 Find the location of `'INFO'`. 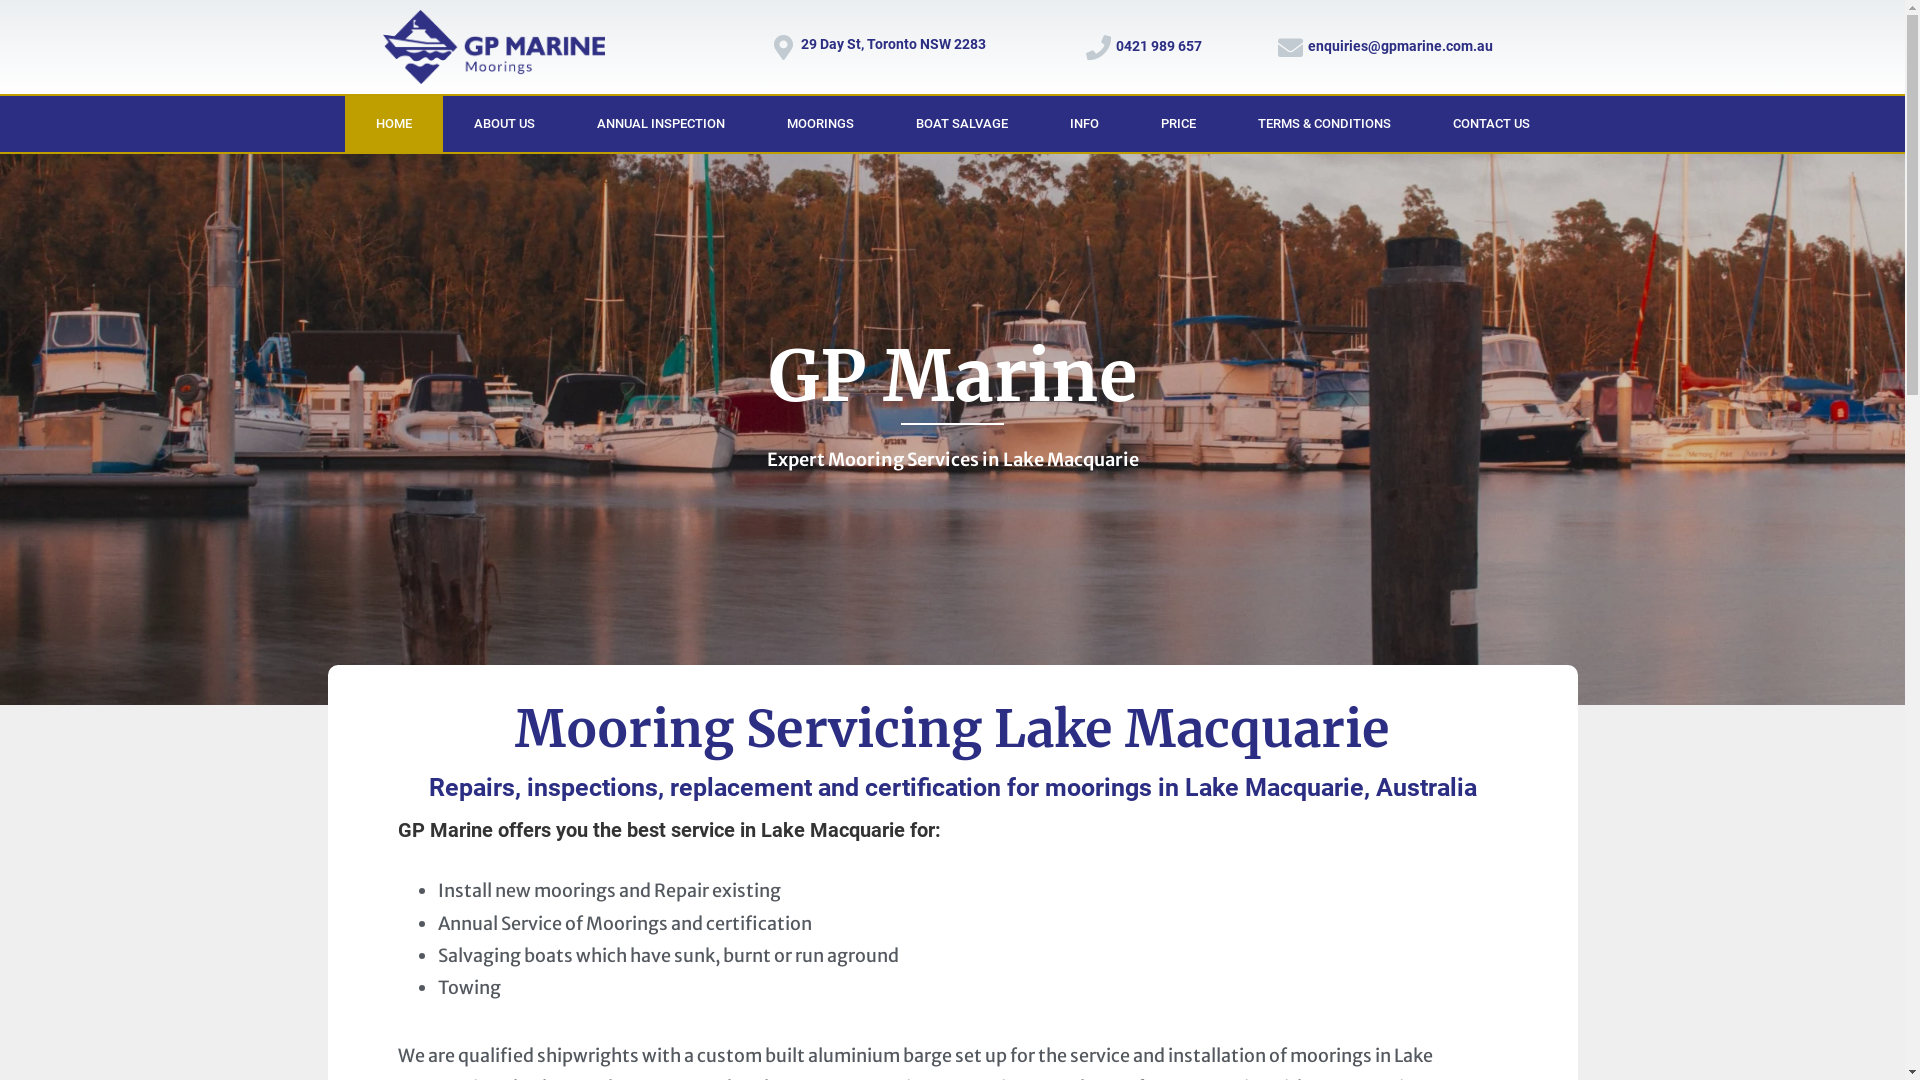

'INFO' is located at coordinates (1082, 123).